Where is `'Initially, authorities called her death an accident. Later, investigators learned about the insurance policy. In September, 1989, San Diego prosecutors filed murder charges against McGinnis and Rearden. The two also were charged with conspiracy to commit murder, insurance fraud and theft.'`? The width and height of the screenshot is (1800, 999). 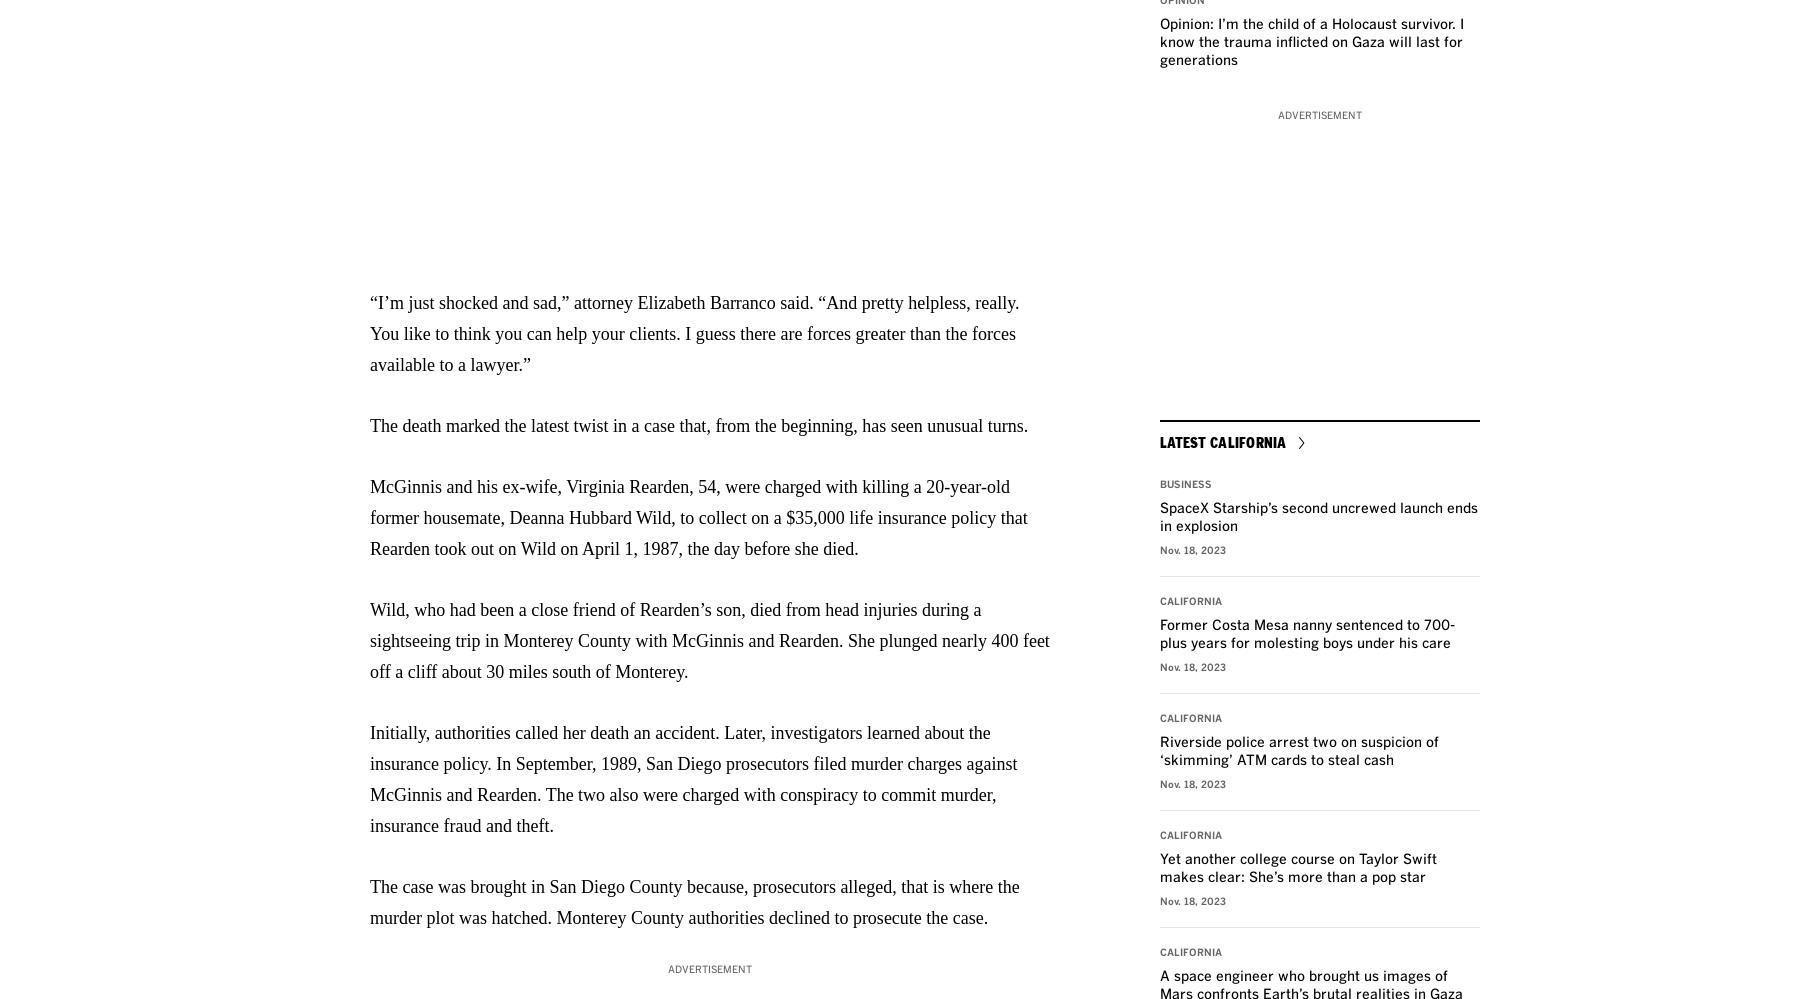 'Initially, authorities called her death an accident. Later, investigators learned about the insurance policy. In September, 1989, San Diego prosecutors filed murder charges against McGinnis and Rearden. The two also were charged with conspiracy to commit murder, insurance fraud and theft.' is located at coordinates (692, 779).